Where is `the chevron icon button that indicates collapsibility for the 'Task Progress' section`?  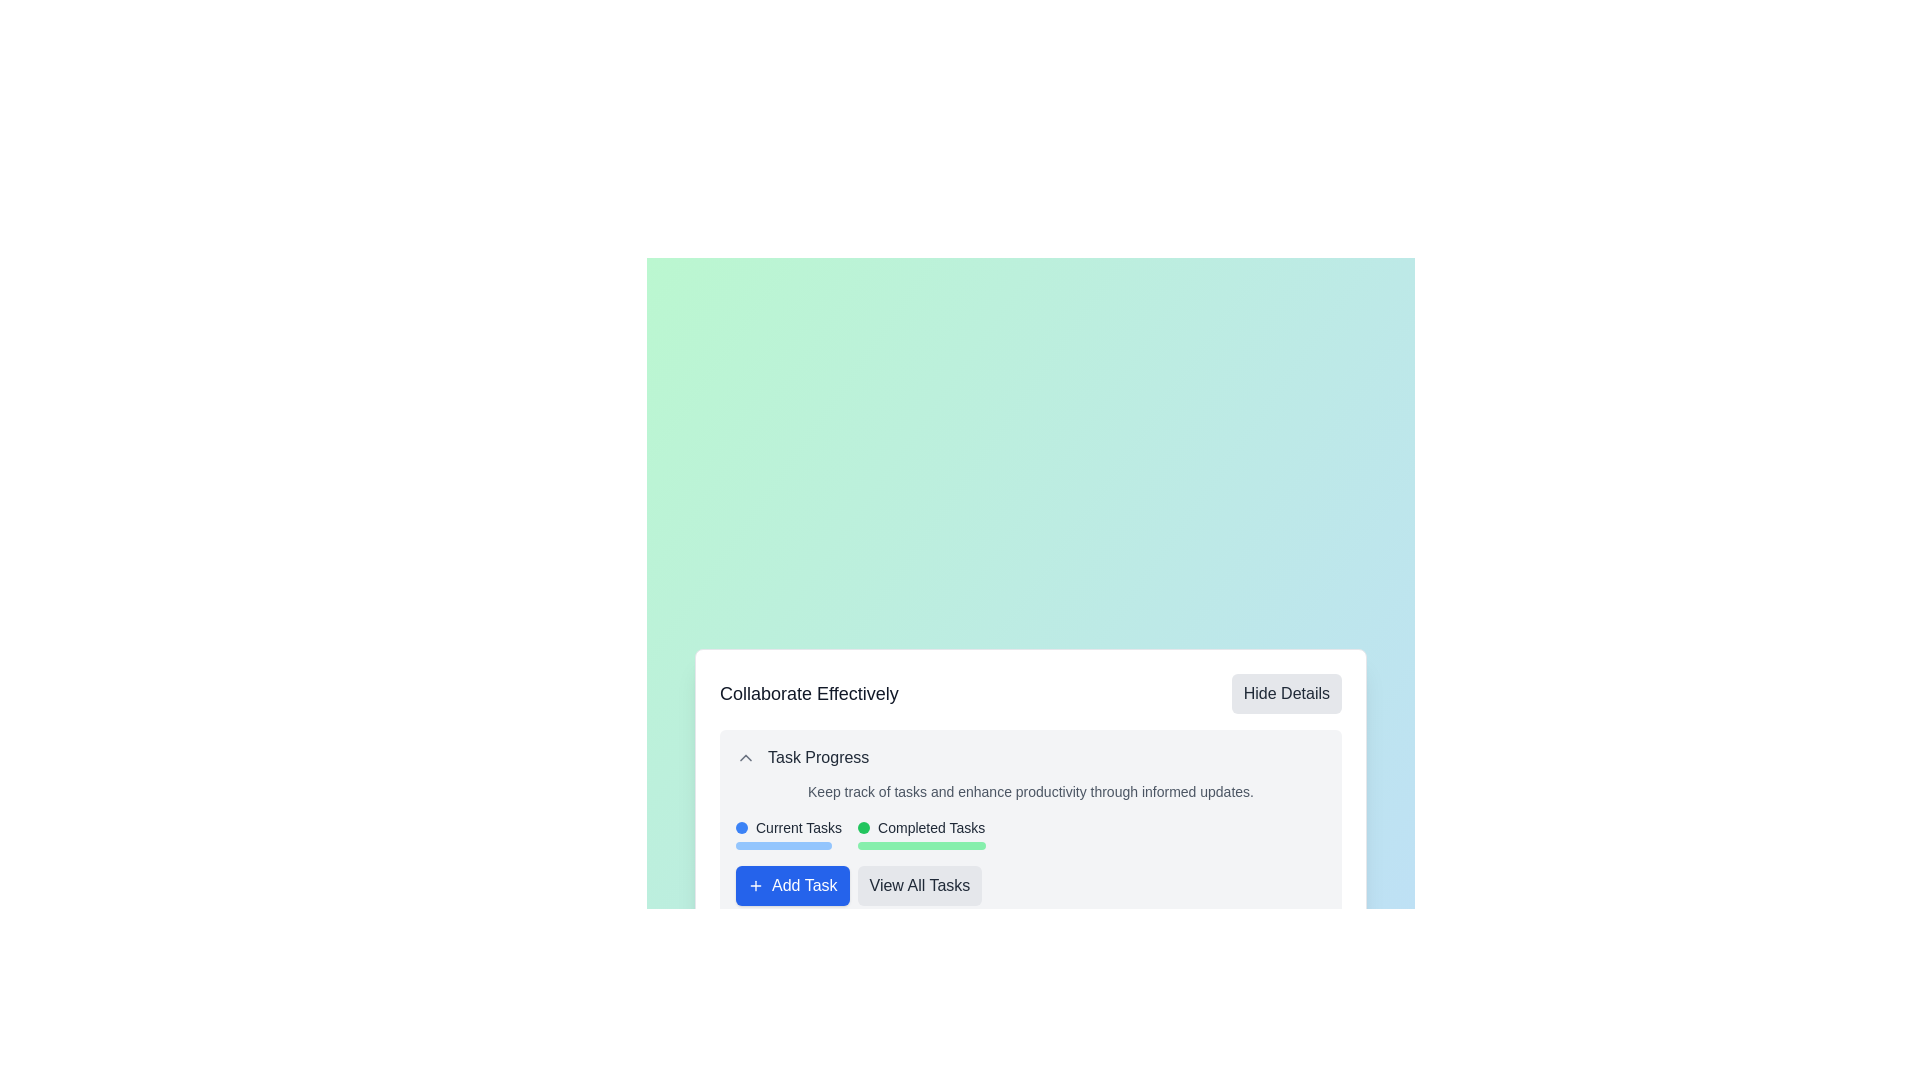
the chevron icon button that indicates collapsibility for the 'Task Progress' section is located at coordinates (744, 758).